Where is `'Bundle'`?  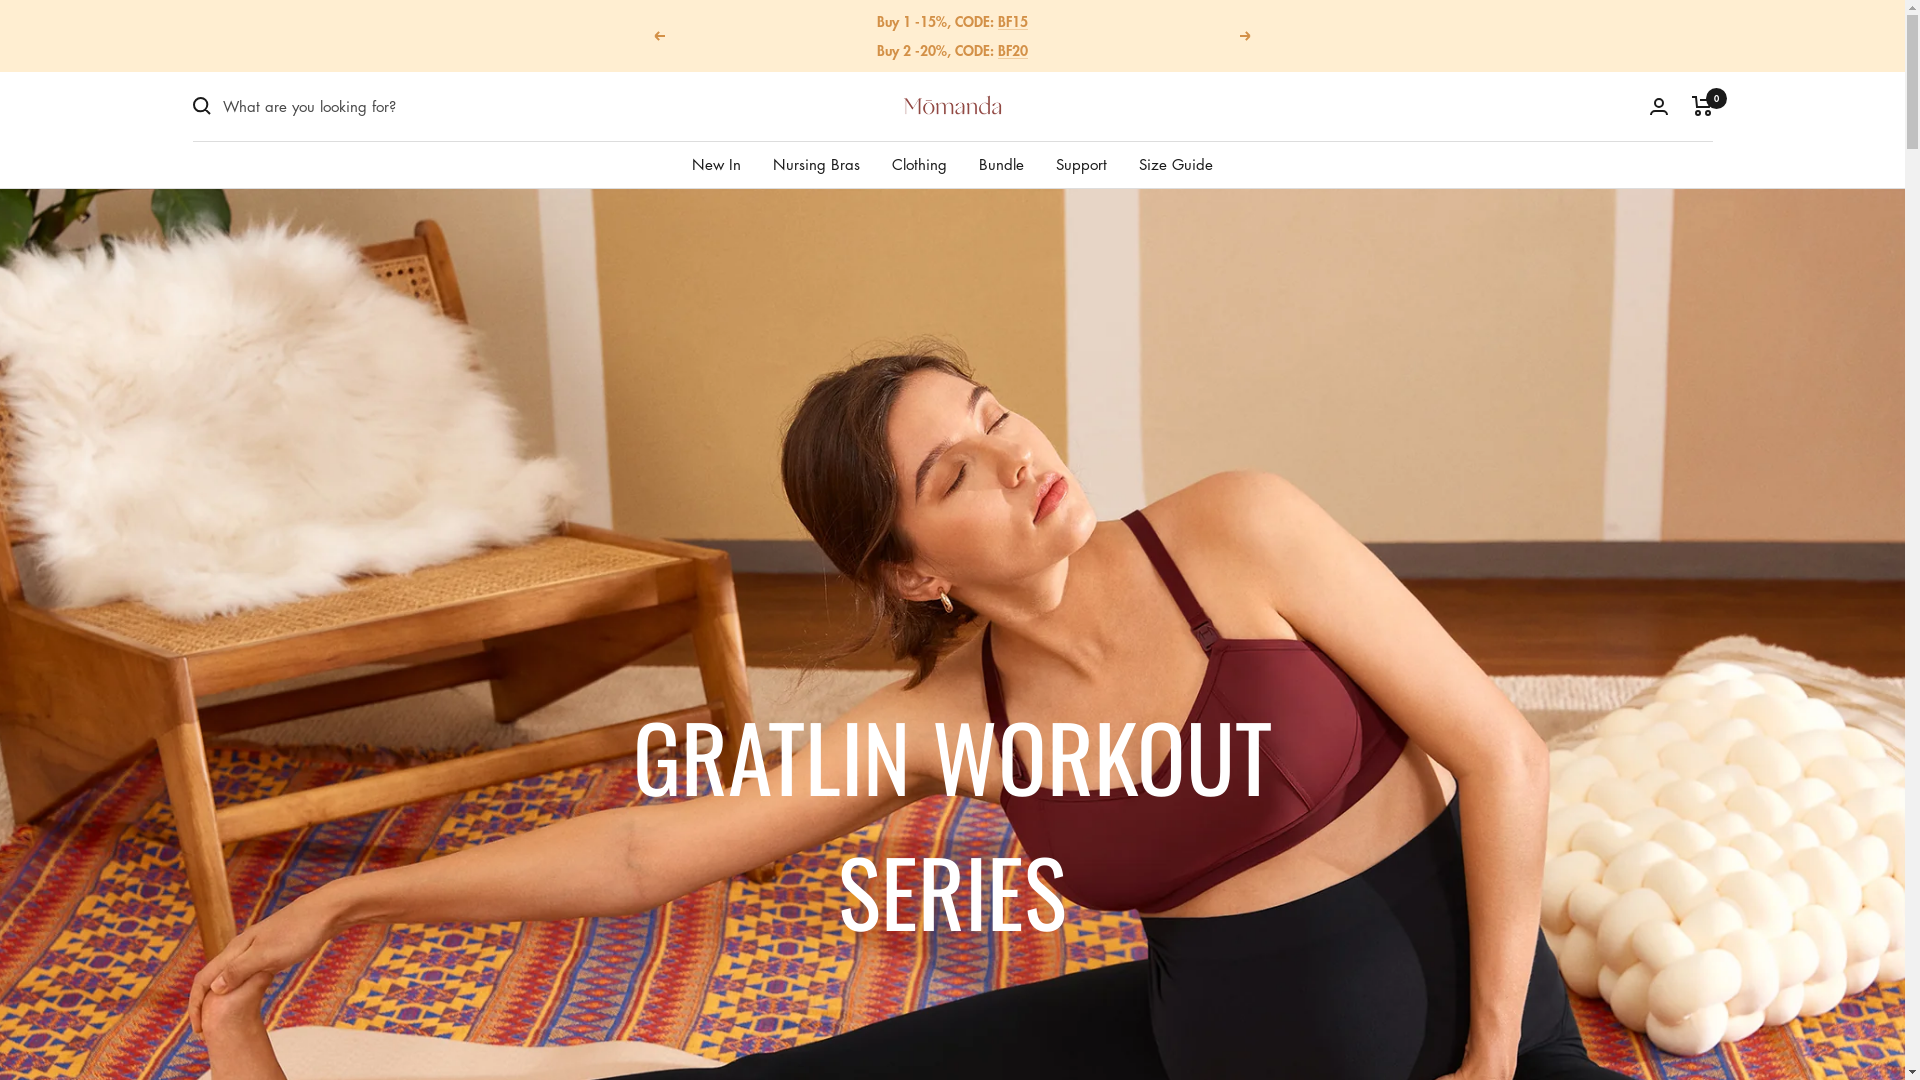 'Bundle' is located at coordinates (1001, 161).